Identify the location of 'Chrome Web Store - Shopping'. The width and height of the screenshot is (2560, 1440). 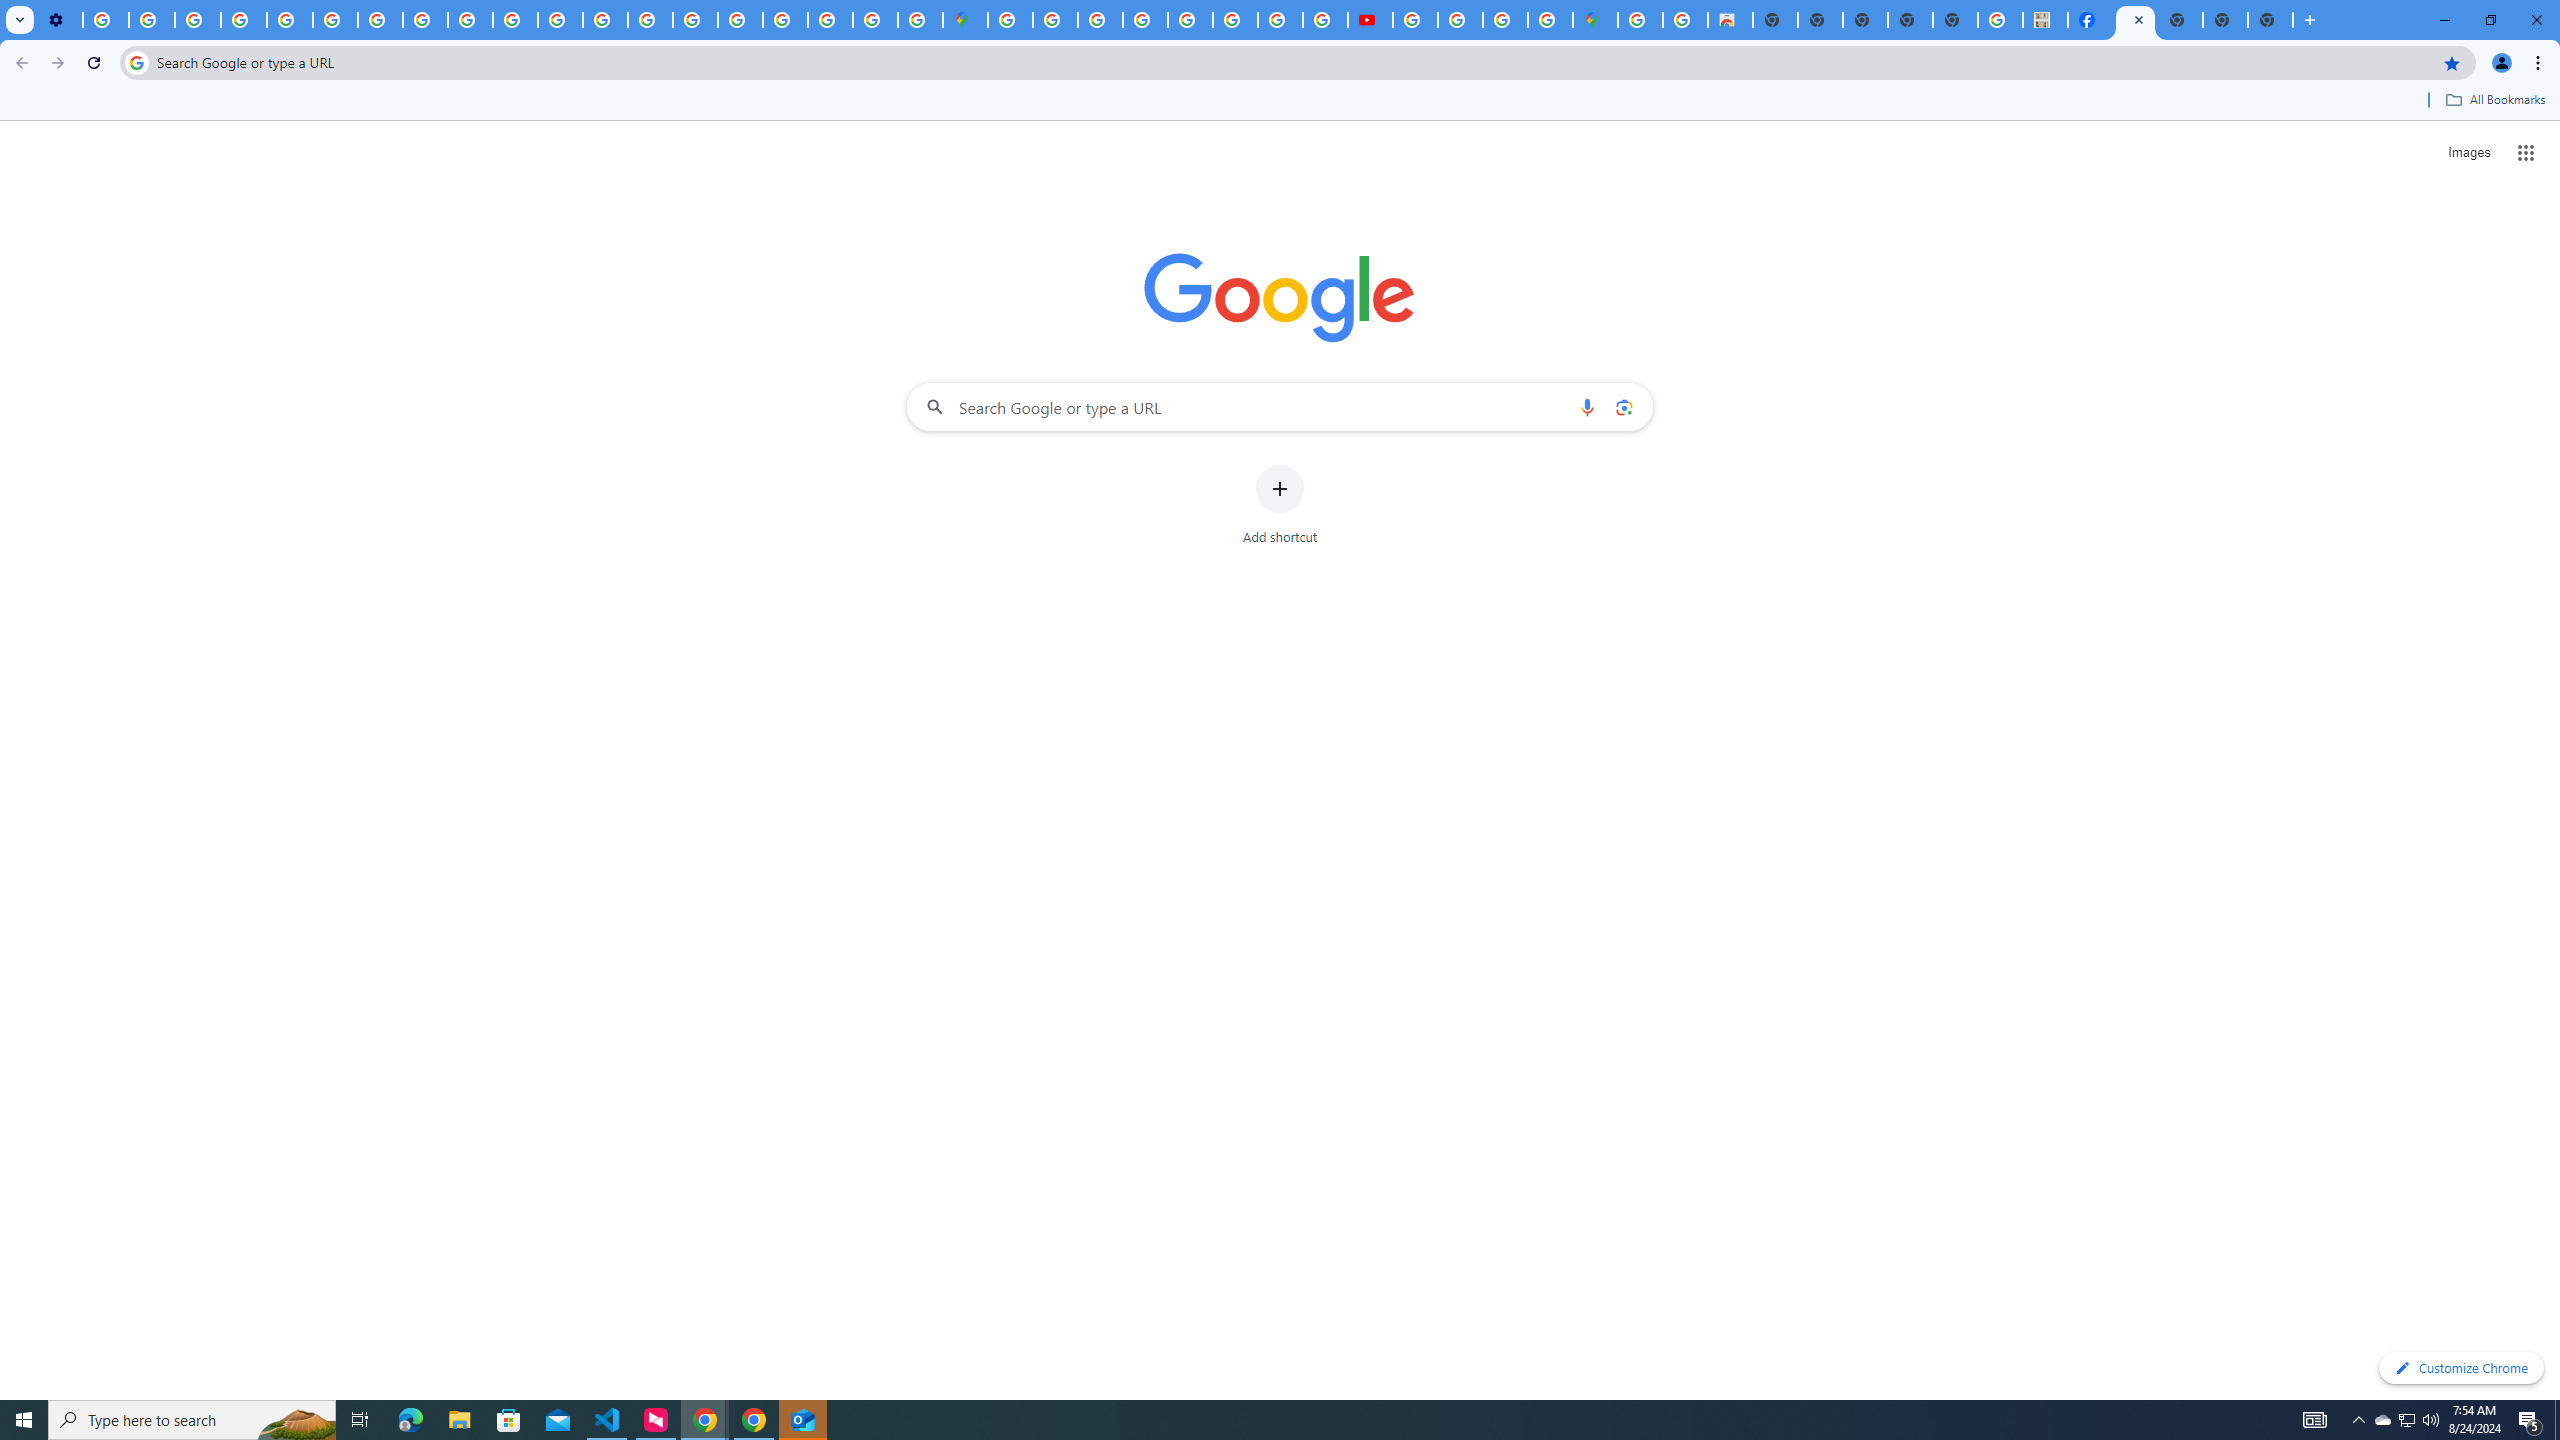
(1729, 19).